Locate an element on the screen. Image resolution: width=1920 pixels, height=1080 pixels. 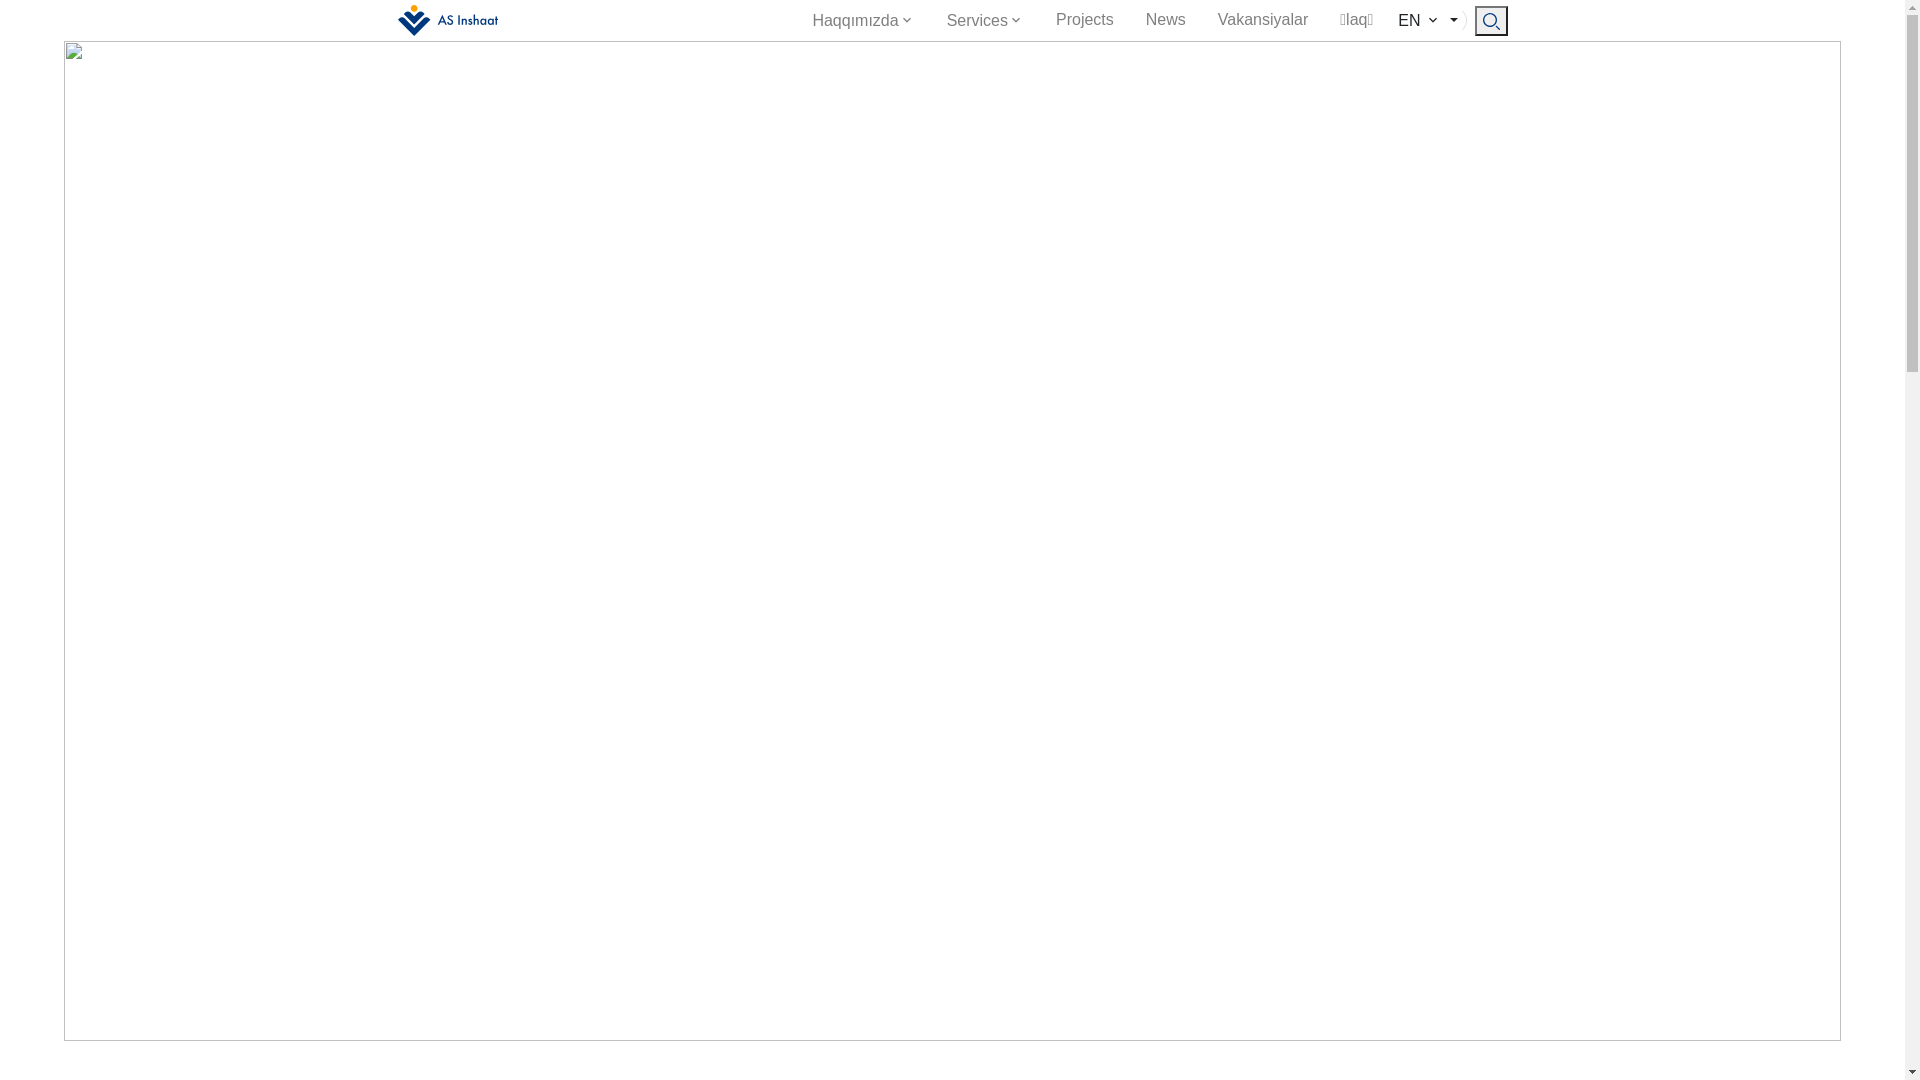
'Services' is located at coordinates (985, 20).